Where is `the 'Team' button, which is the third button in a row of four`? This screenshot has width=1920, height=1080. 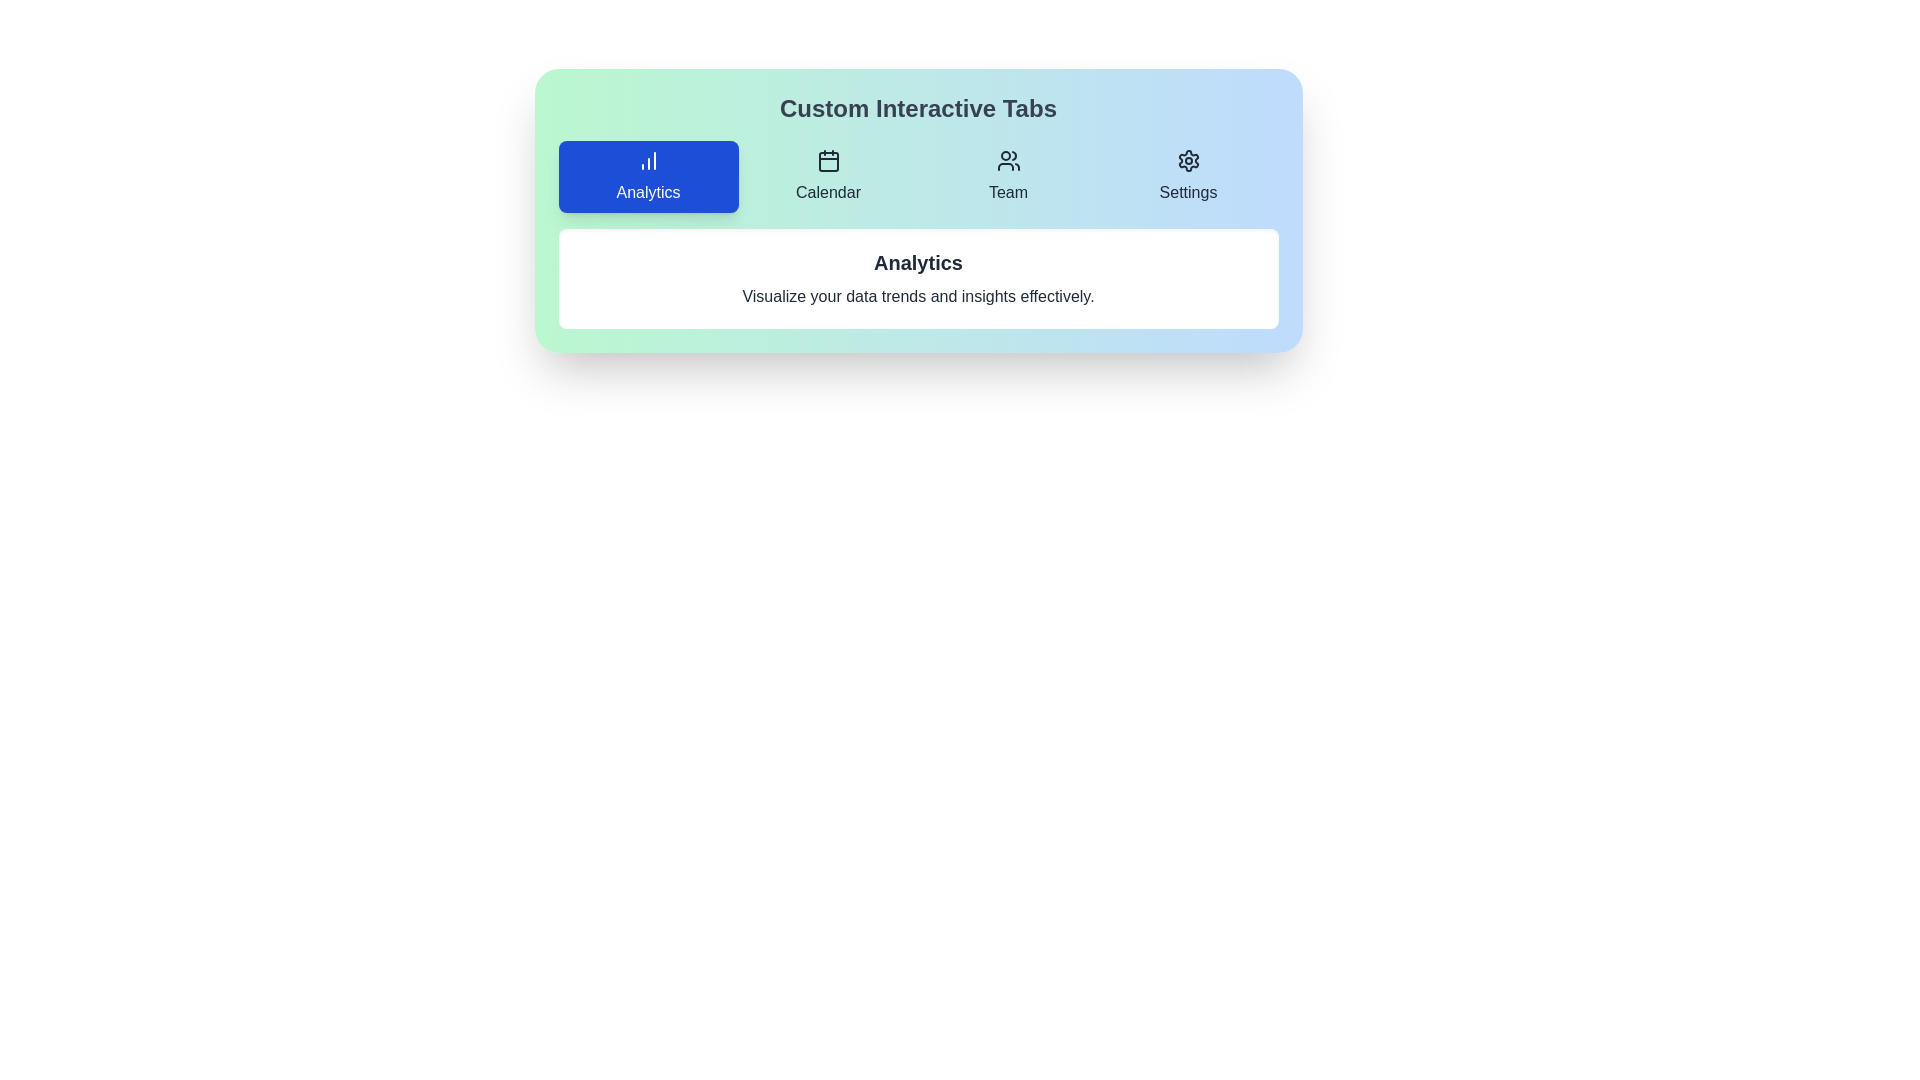
the 'Team' button, which is the third button in a row of four is located at coordinates (1008, 176).